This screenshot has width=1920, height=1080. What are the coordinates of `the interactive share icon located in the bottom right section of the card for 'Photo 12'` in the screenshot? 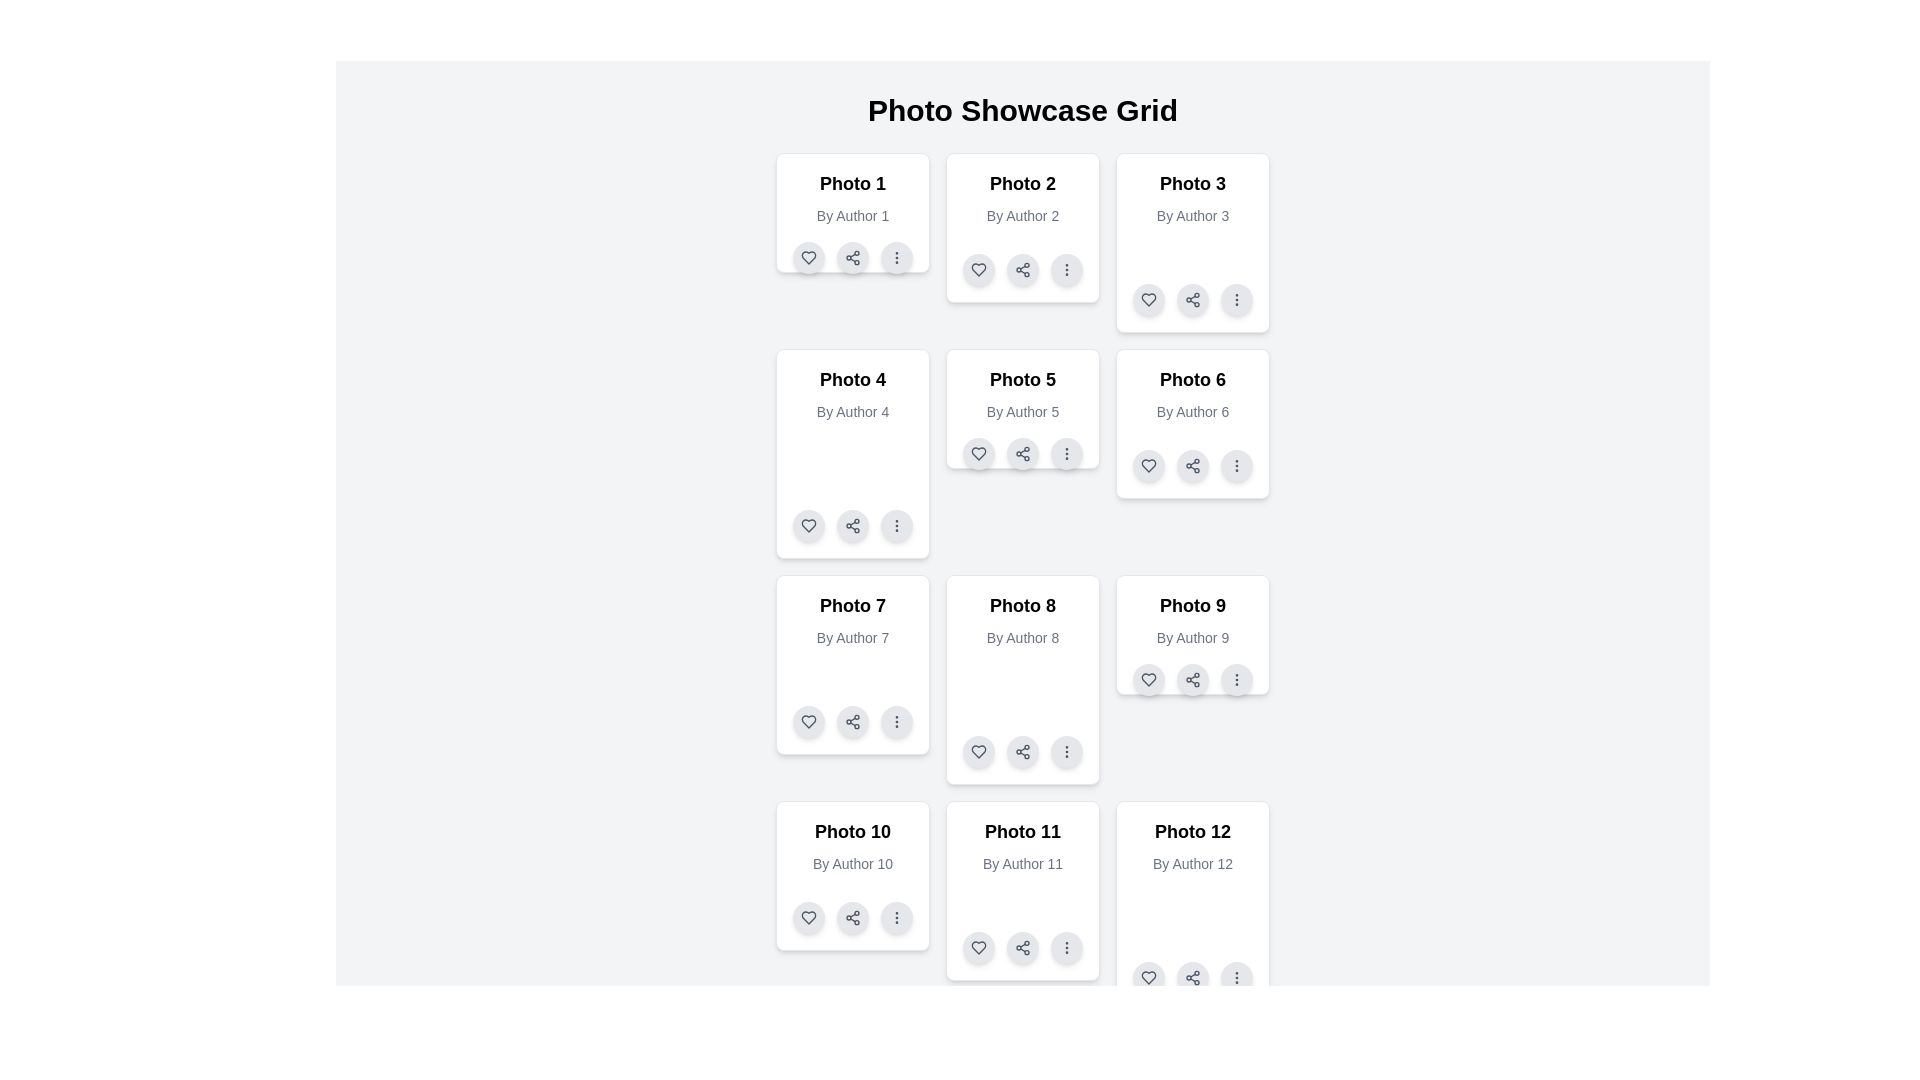 It's located at (1193, 977).